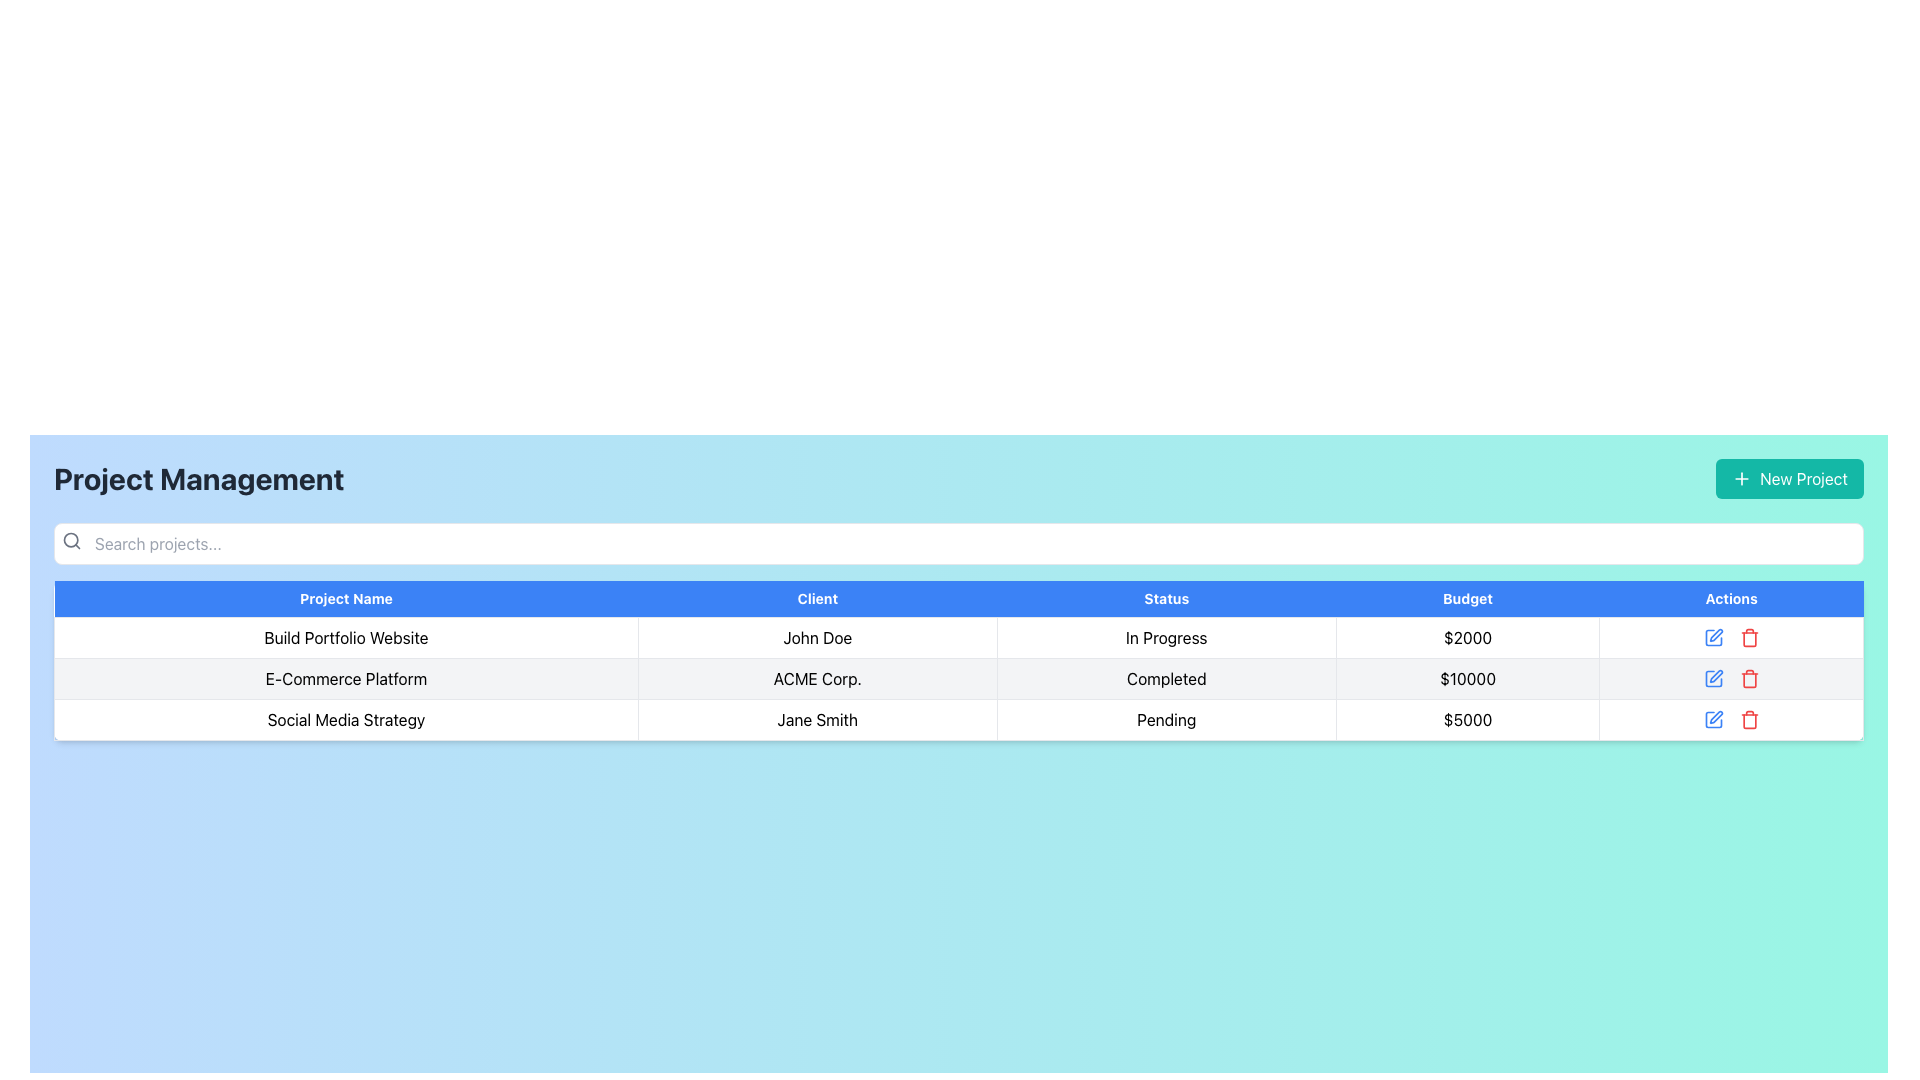 This screenshot has width=1920, height=1080. I want to click on the edit icon button, which resembles a square with a pencil overlay, located in the Actions column of the data table, so click(1712, 637).